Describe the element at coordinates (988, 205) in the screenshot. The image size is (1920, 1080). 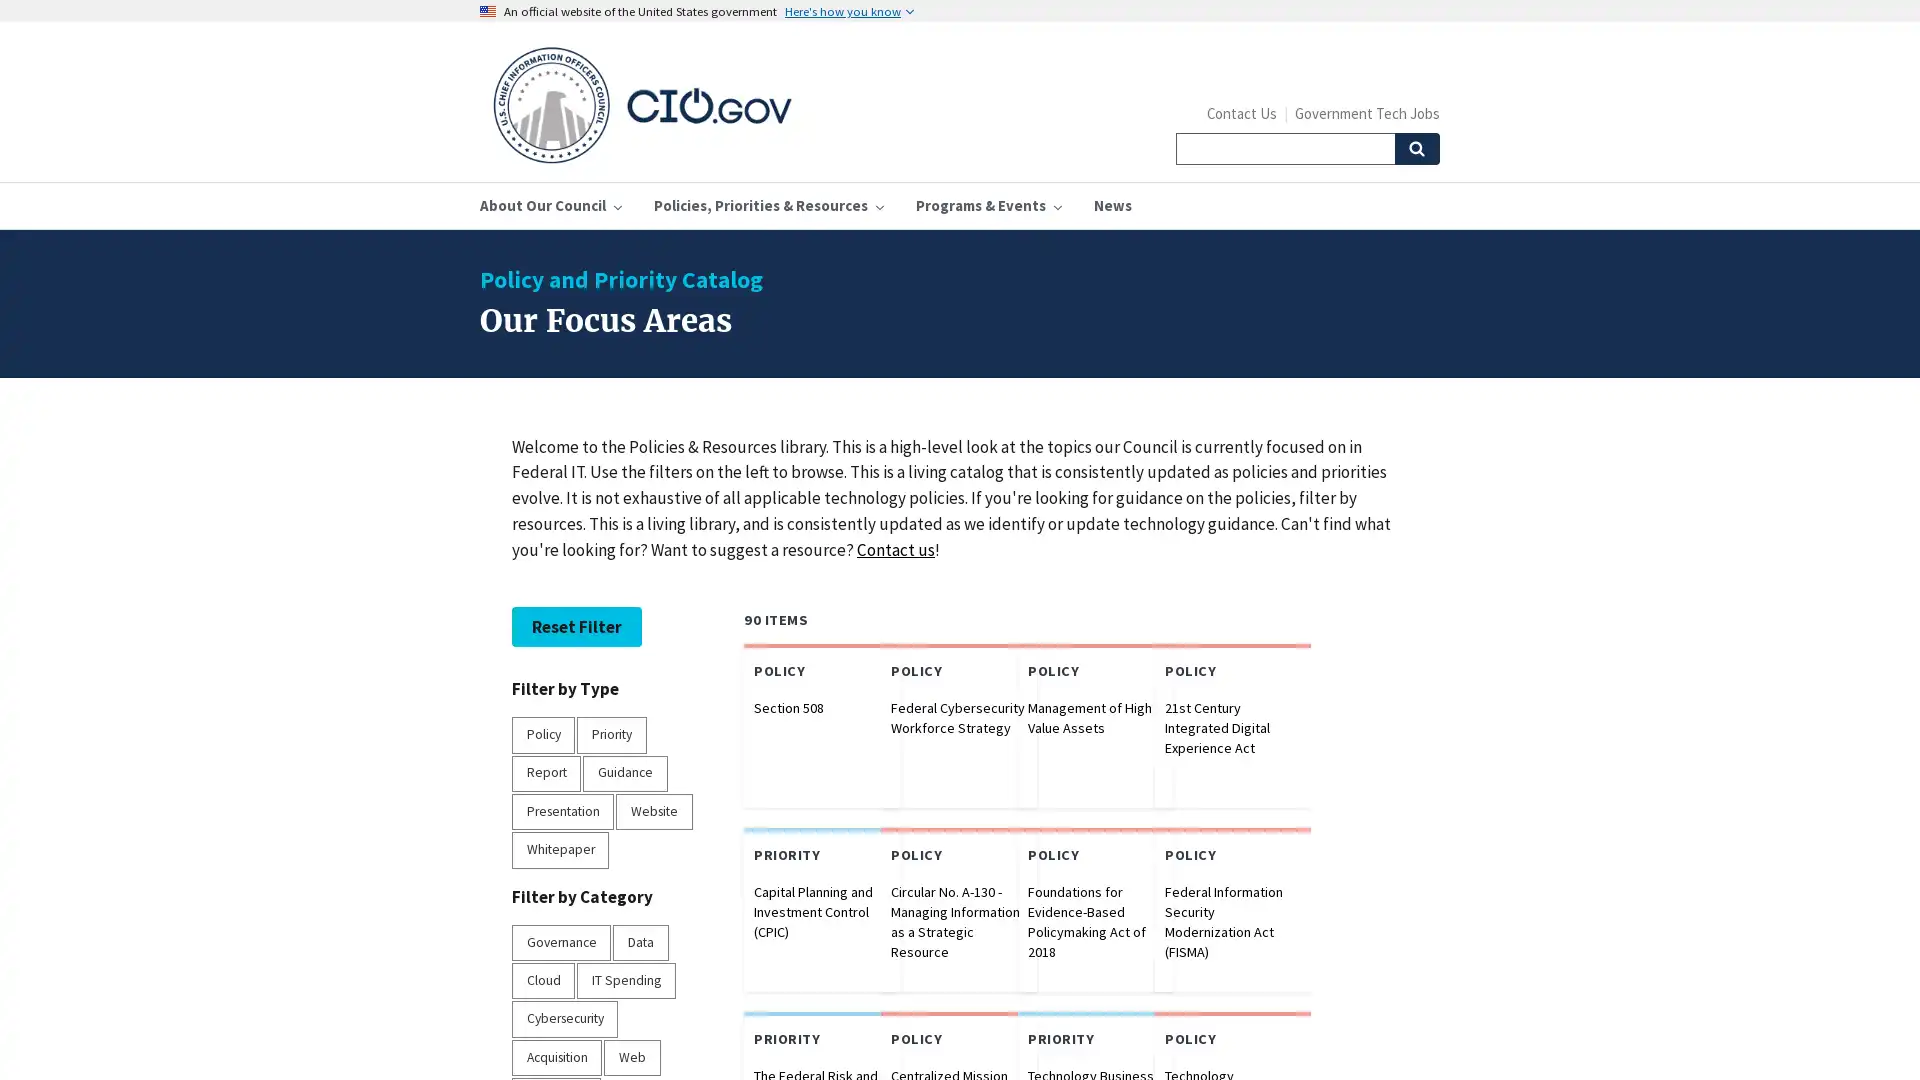
I see `Programs & Events` at that location.